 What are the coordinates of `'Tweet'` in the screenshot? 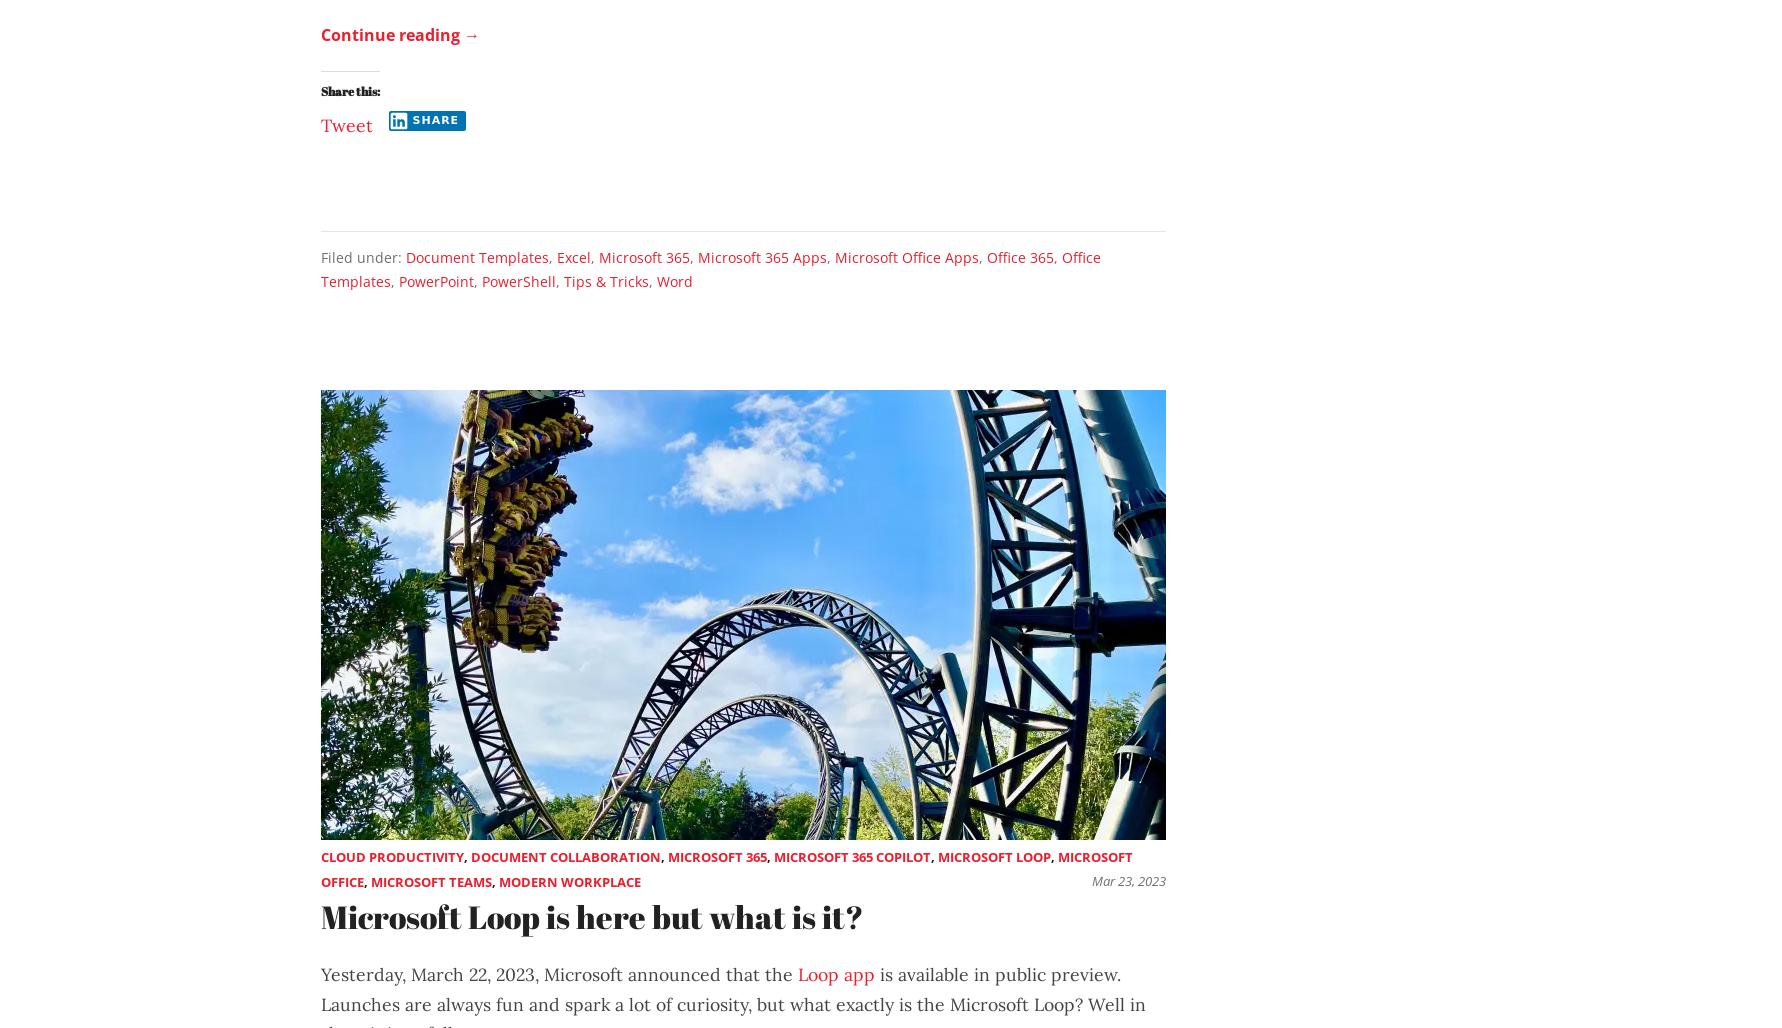 It's located at (319, 123).